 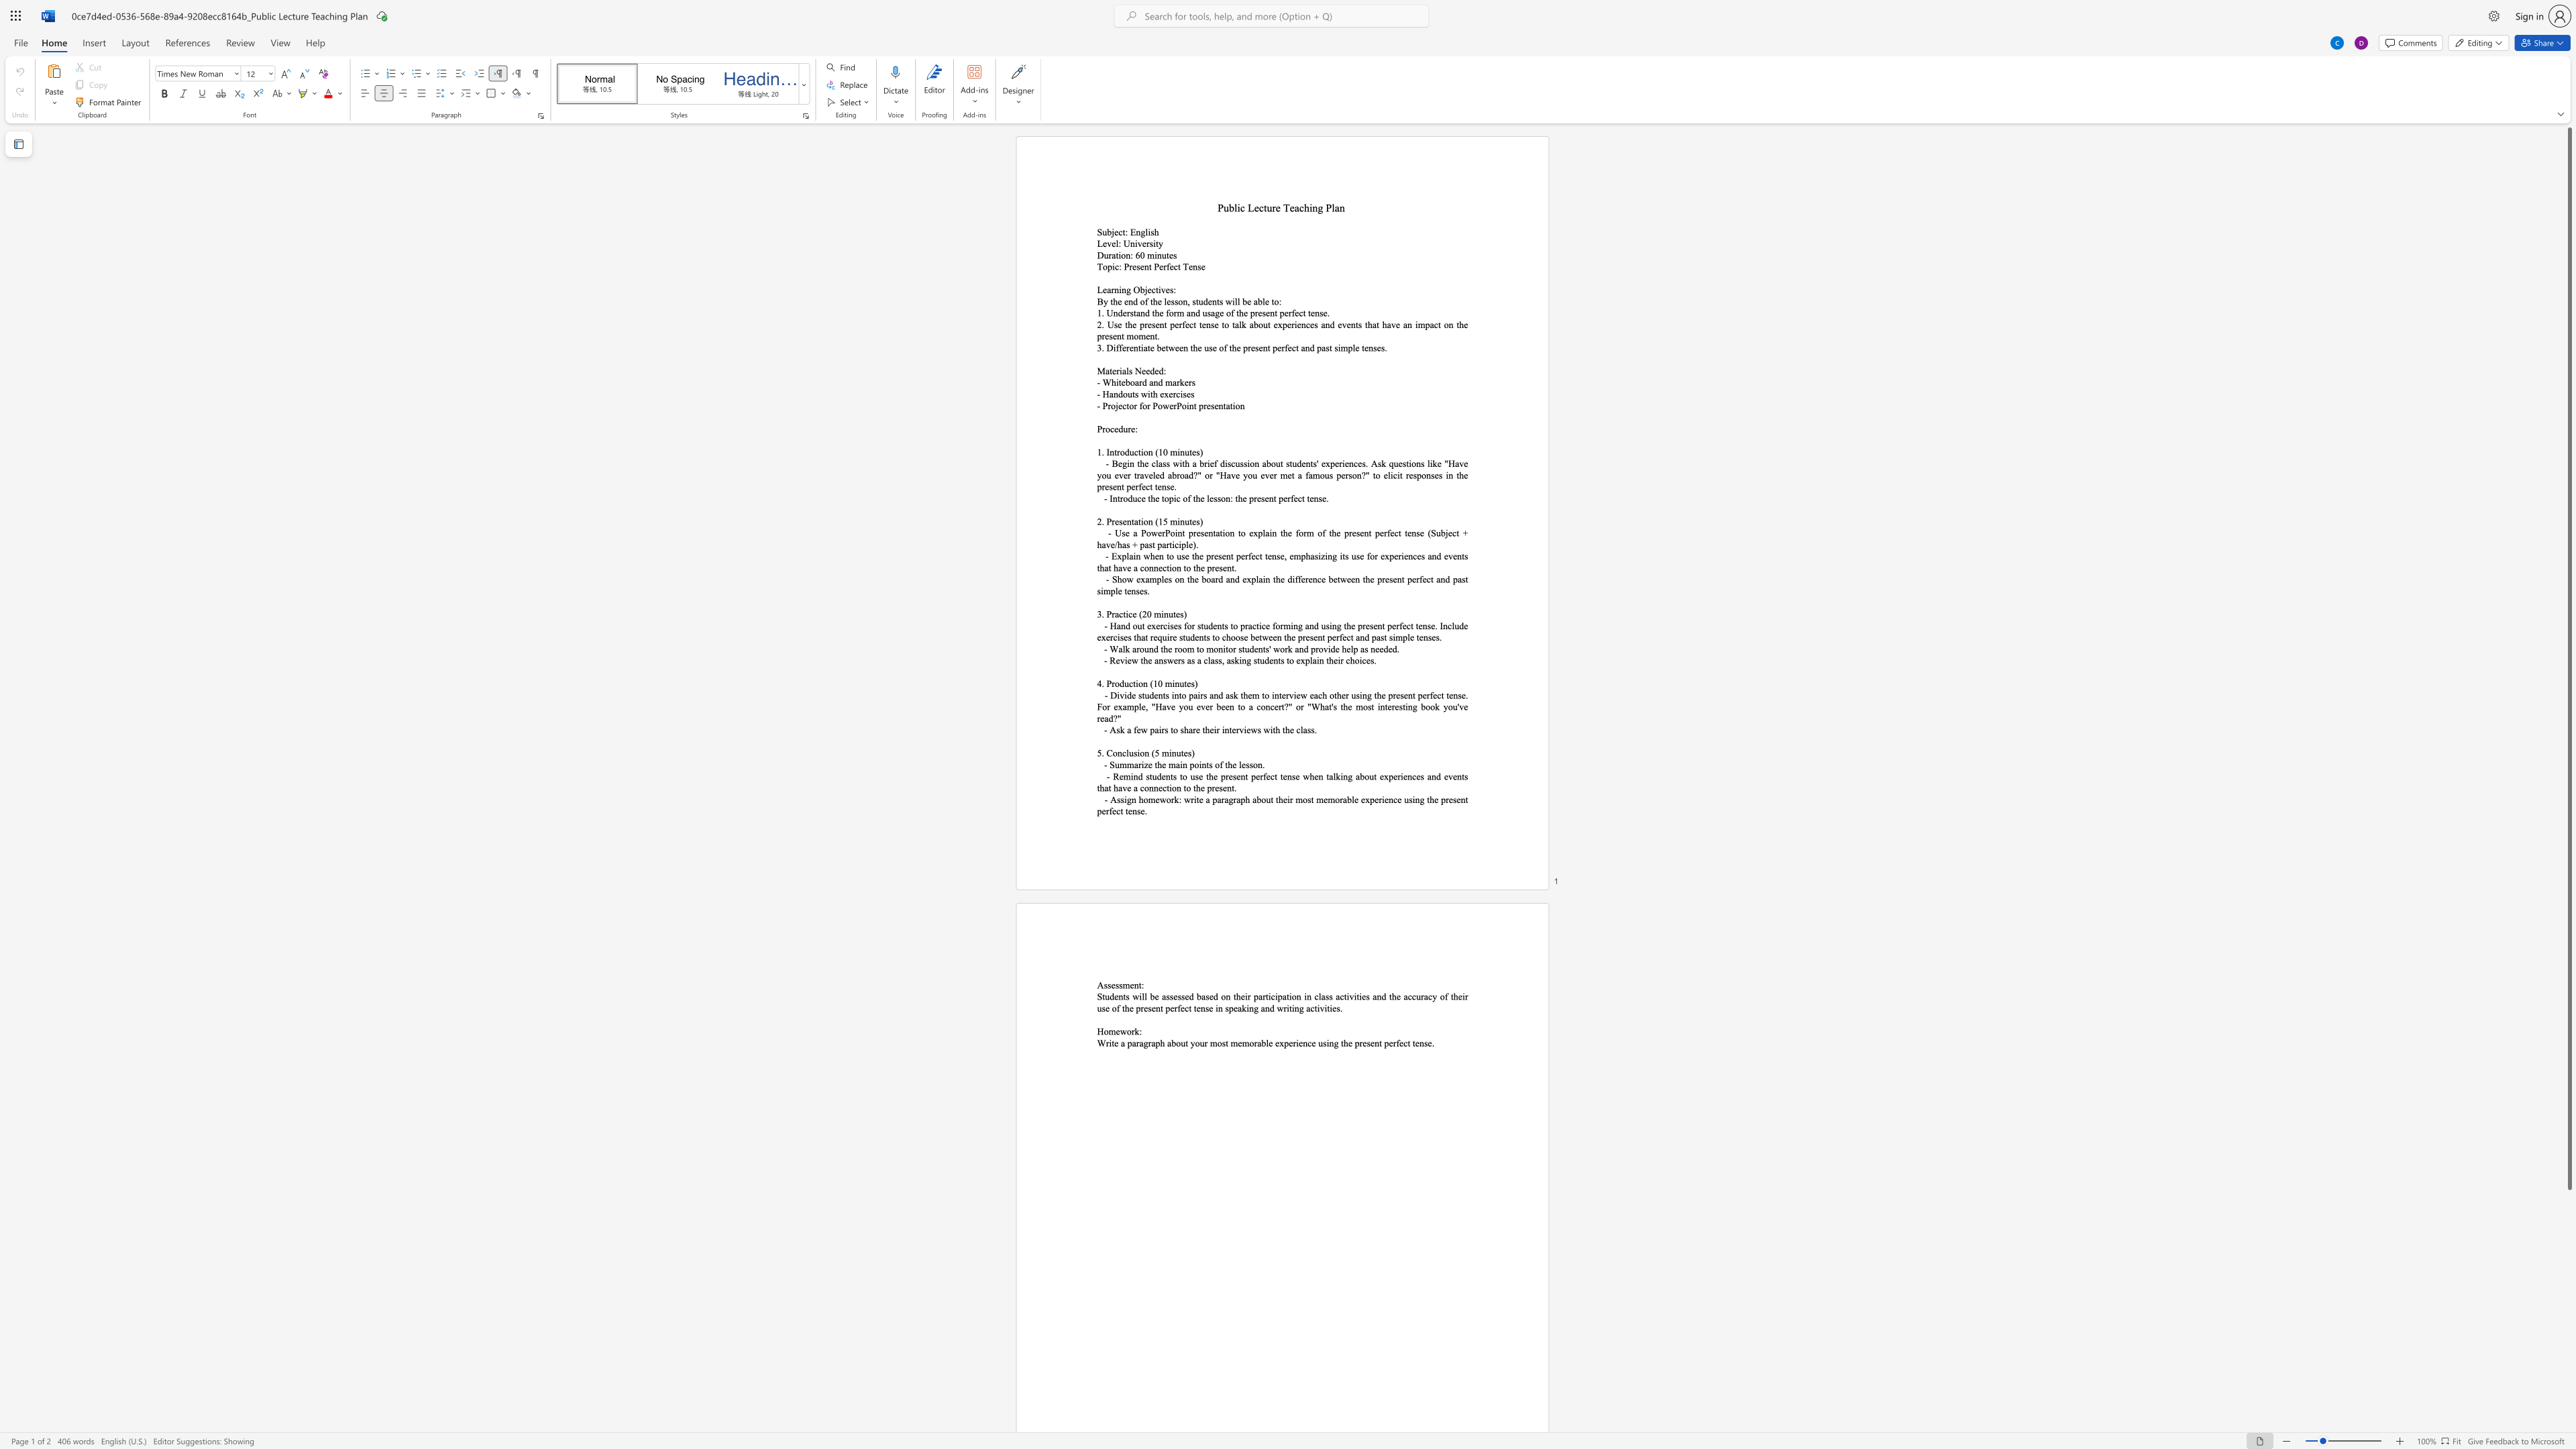 I want to click on the scrollbar to move the content lower, so click(x=2568, y=1261).